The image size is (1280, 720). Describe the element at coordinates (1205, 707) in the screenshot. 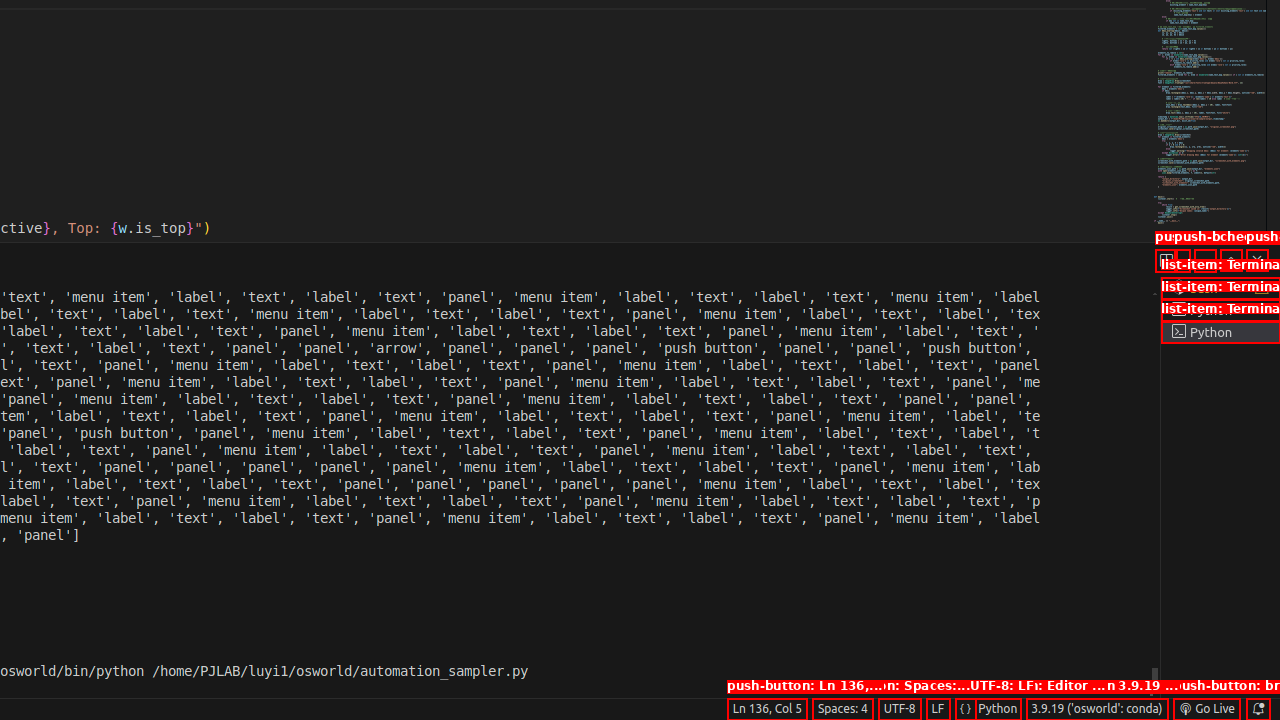

I see `'broadcast Go Live, Click to run live server'` at that location.